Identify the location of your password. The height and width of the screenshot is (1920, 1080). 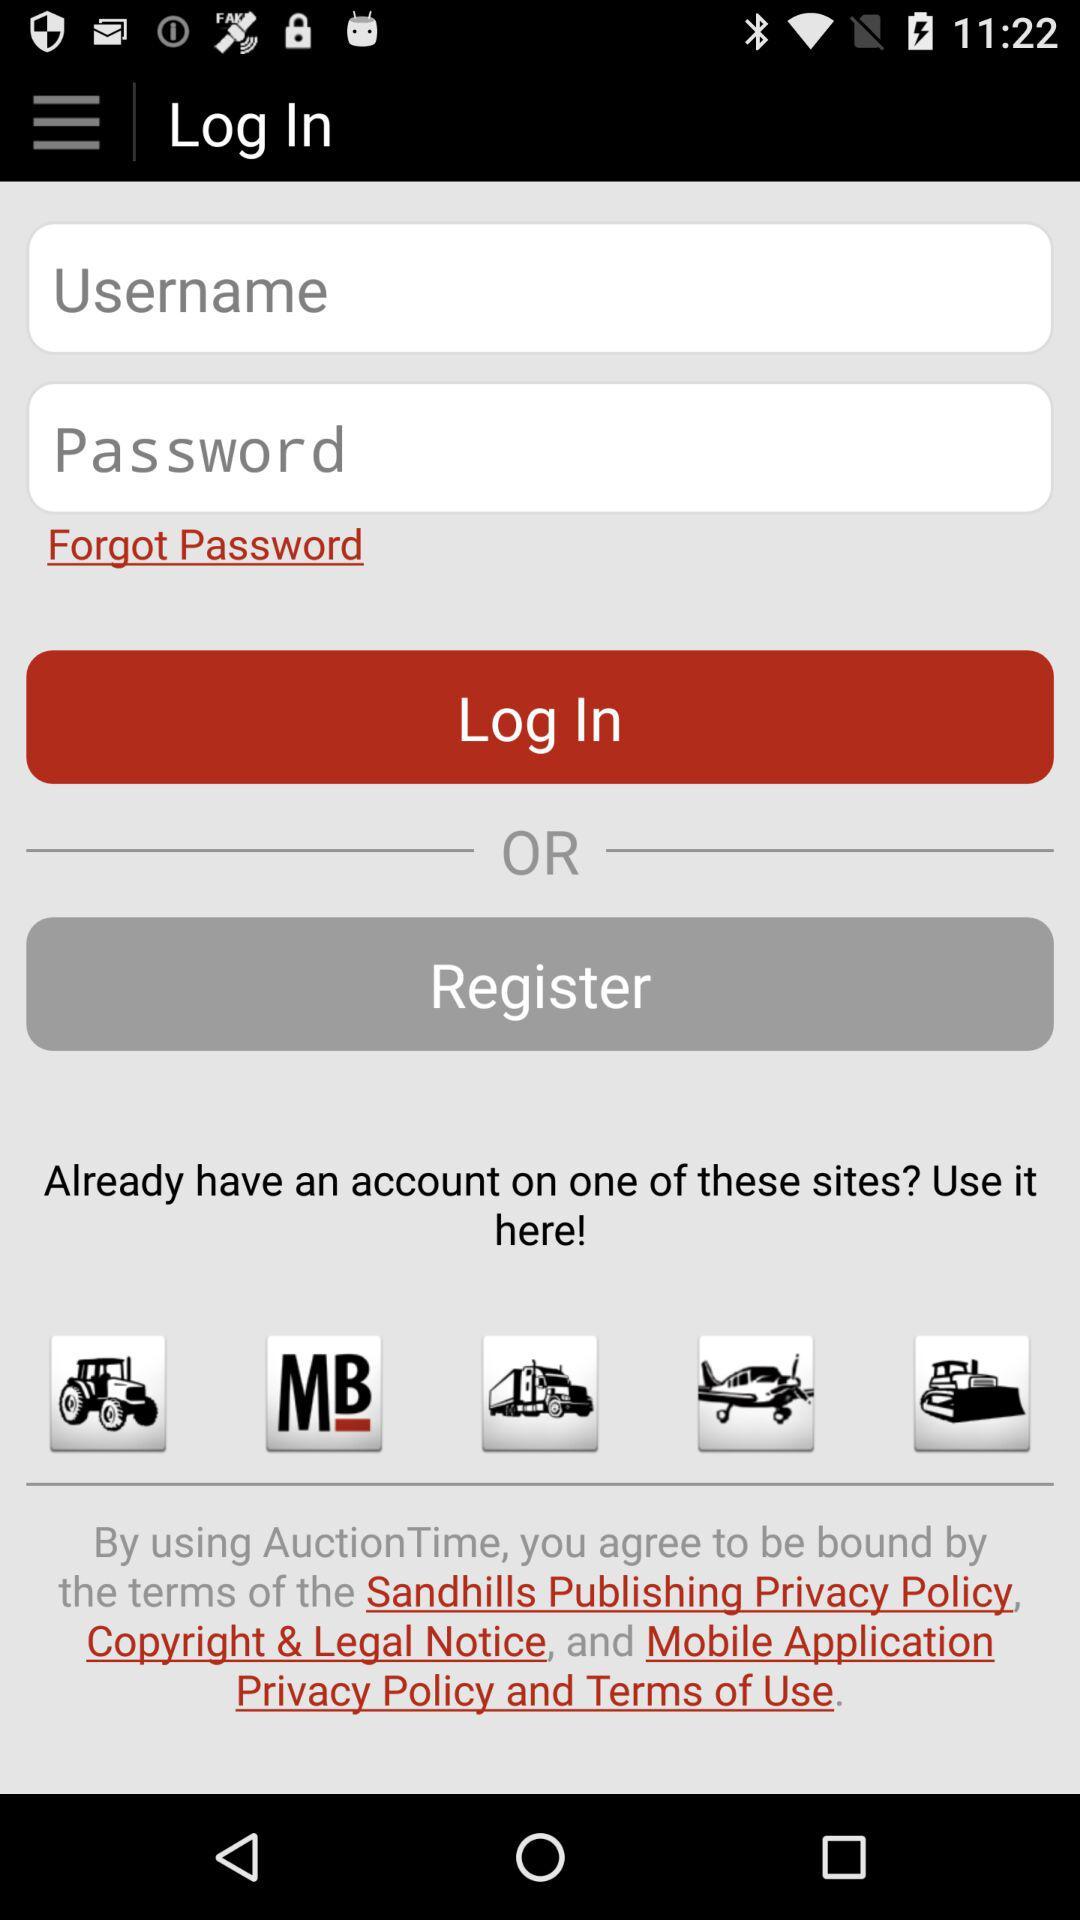
(540, 446).